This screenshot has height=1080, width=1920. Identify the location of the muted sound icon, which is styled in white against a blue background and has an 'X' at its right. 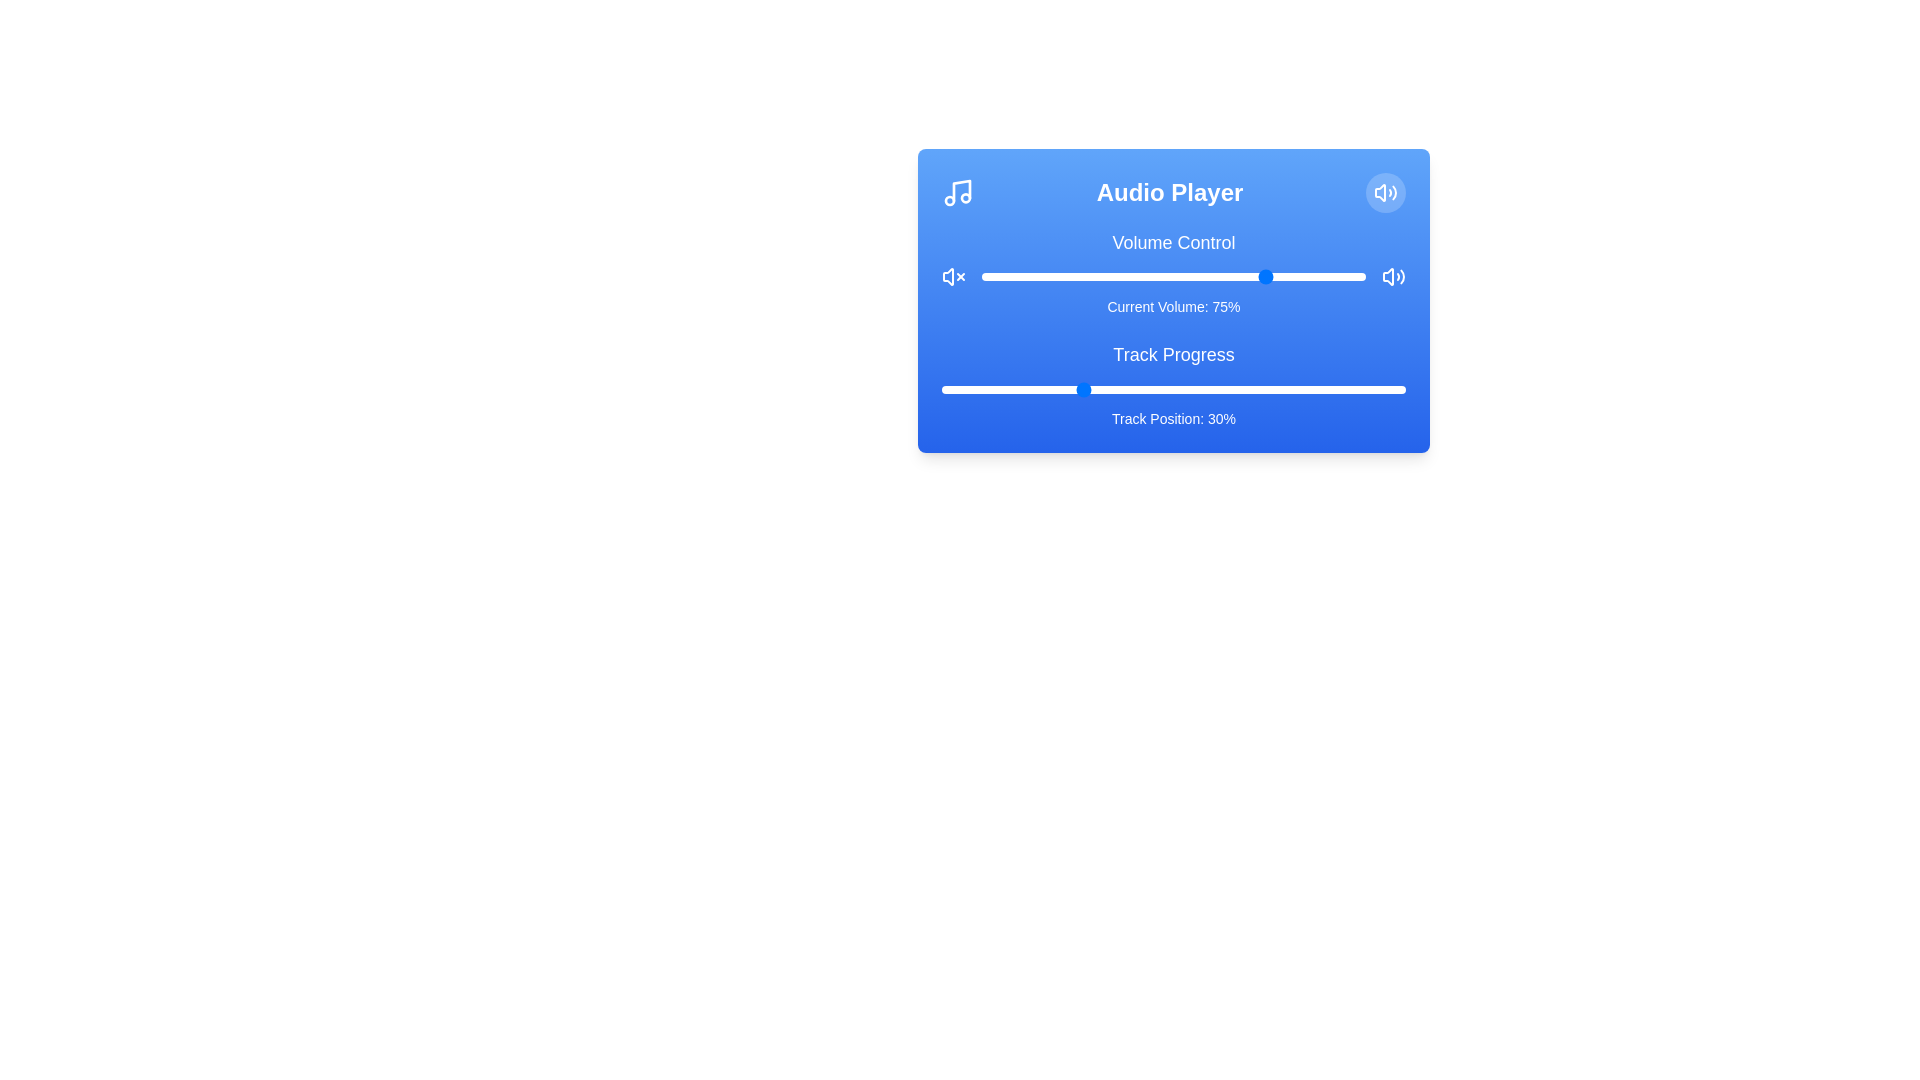
(953, 277).